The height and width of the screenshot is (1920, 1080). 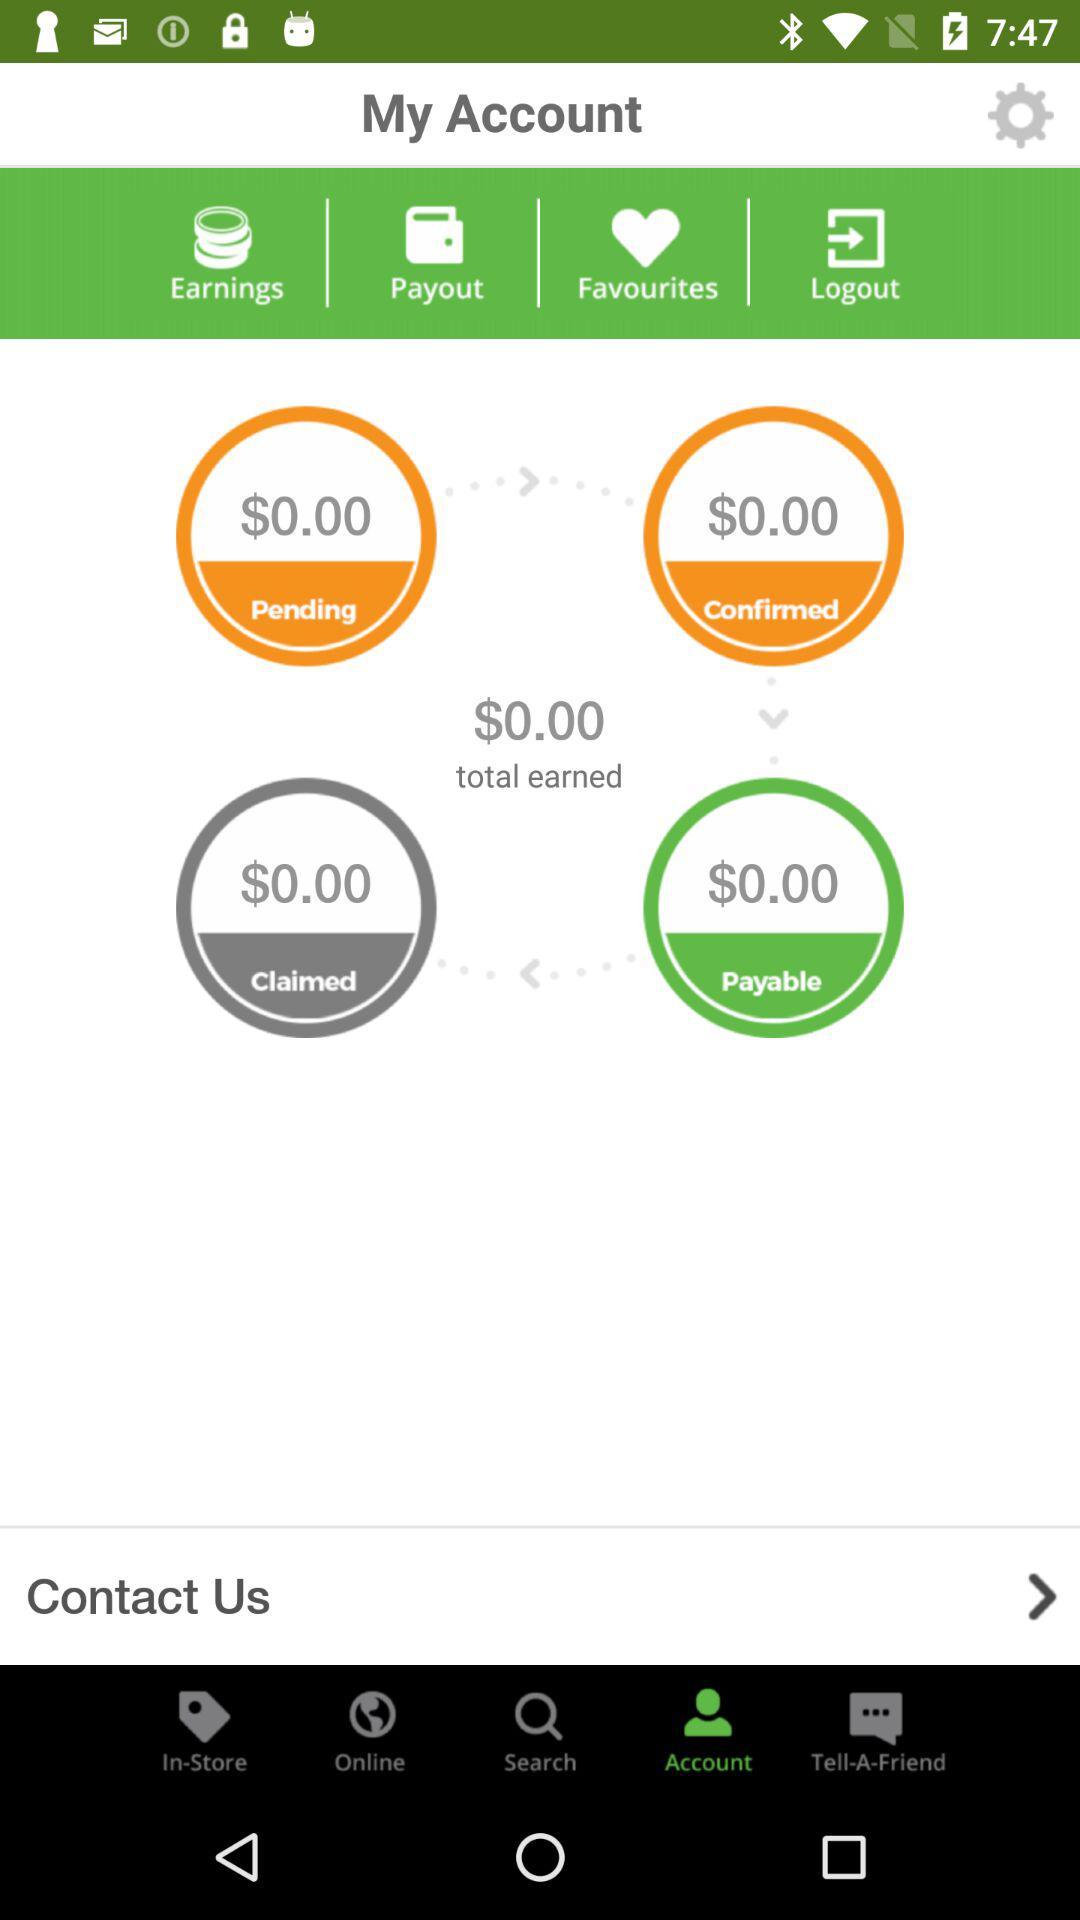 What do you see at coordinates (224, 252) in the screenshot?
I see `earnings tab` at bounding box center [224, 252].